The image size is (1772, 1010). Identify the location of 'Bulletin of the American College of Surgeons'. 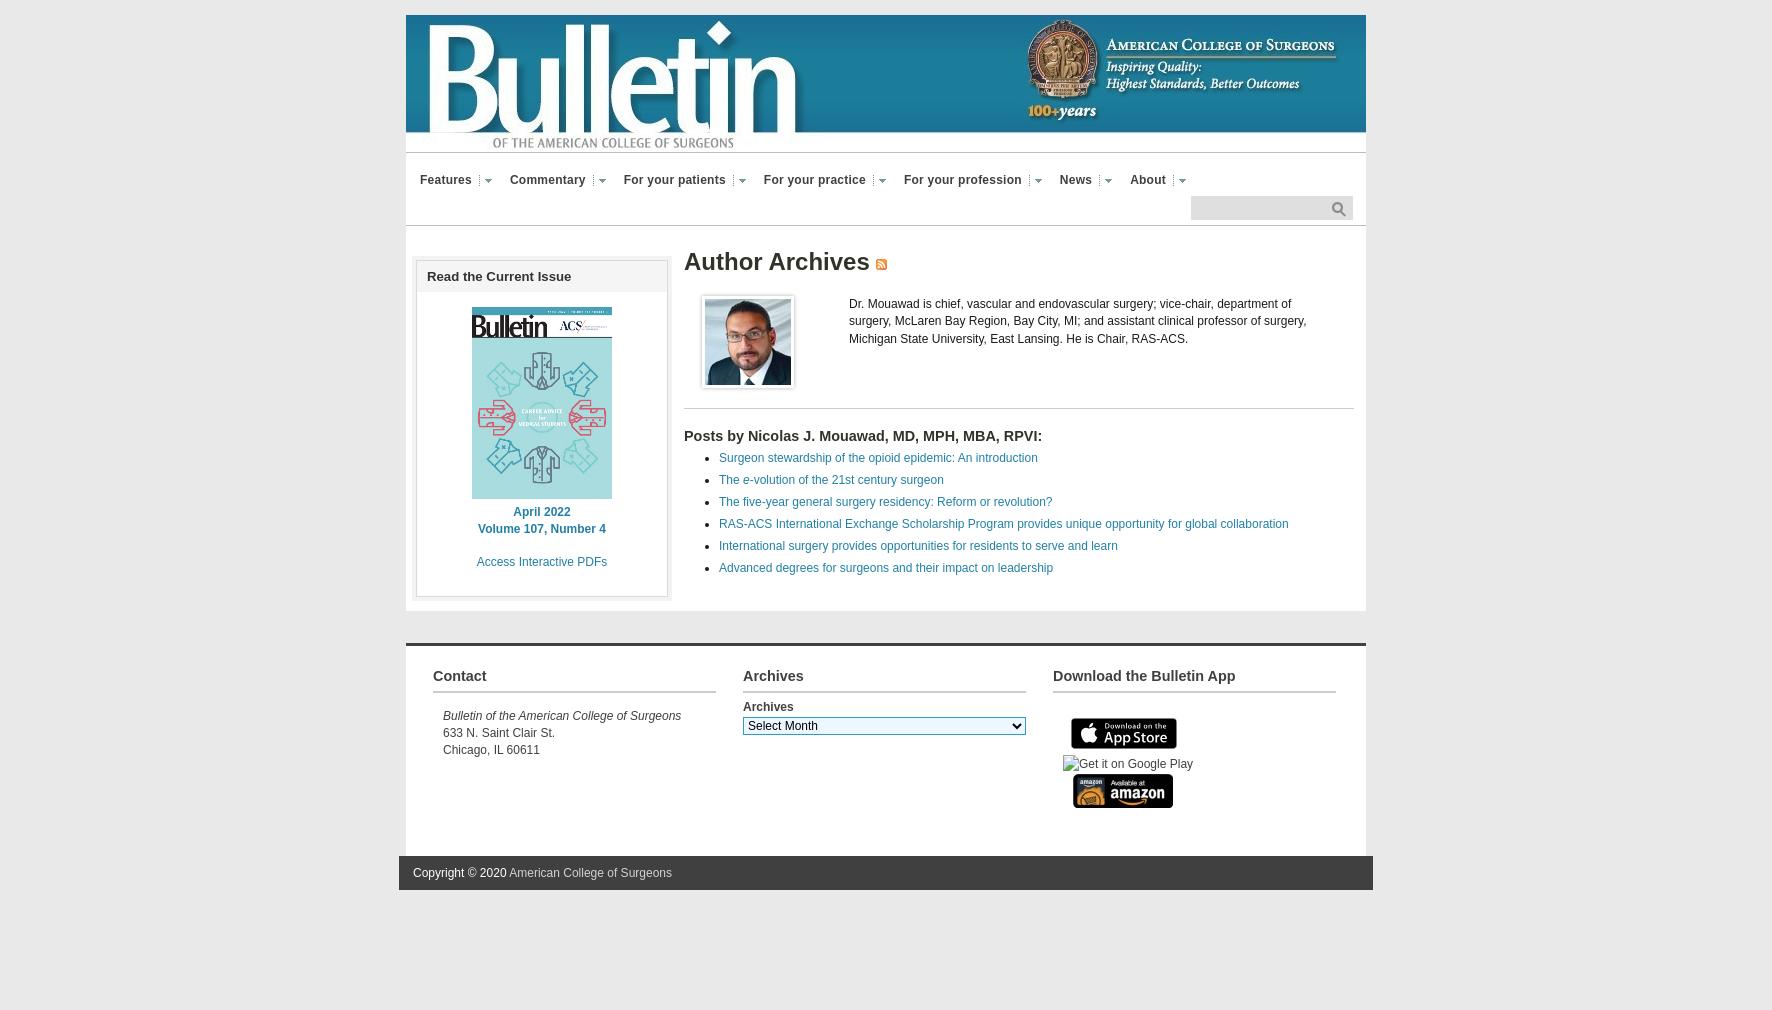
(562, 713).